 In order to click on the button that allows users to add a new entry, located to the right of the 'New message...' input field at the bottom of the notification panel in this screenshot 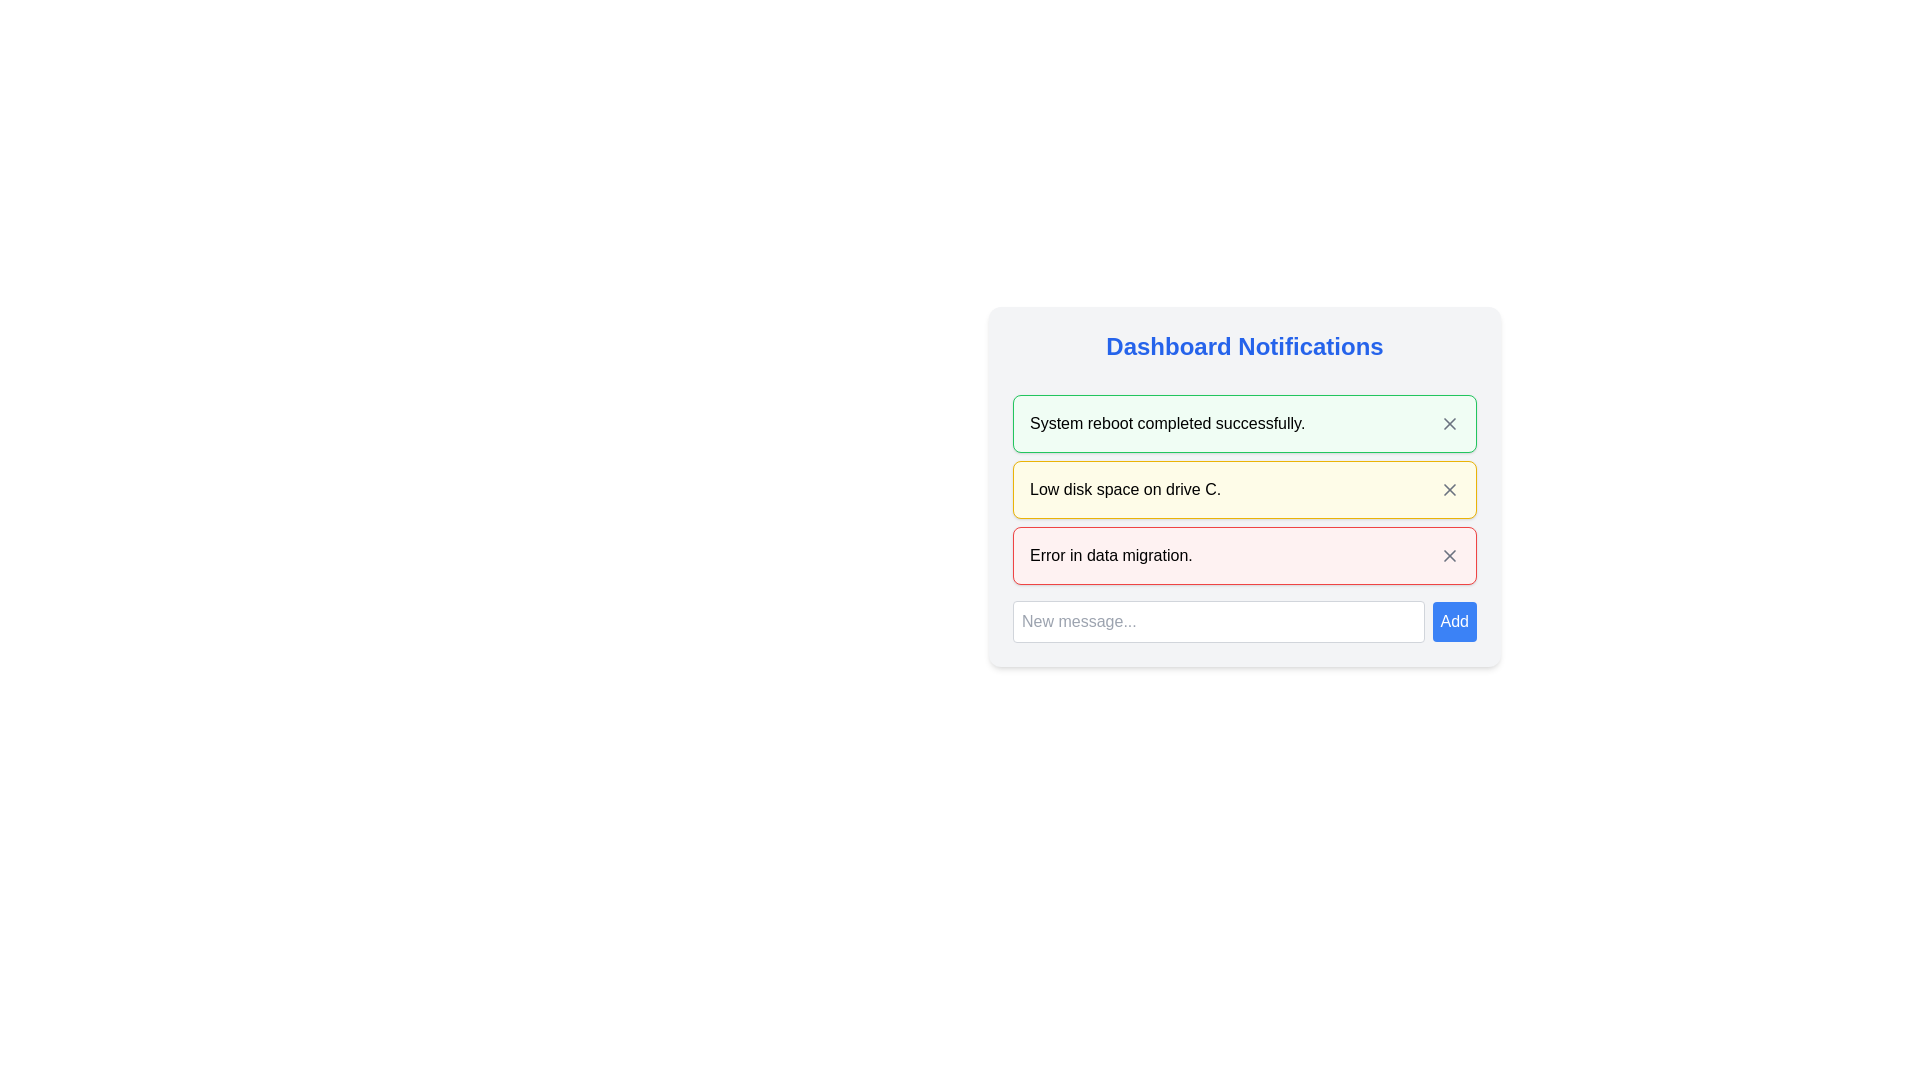, I will do `click(1454, 620)`.